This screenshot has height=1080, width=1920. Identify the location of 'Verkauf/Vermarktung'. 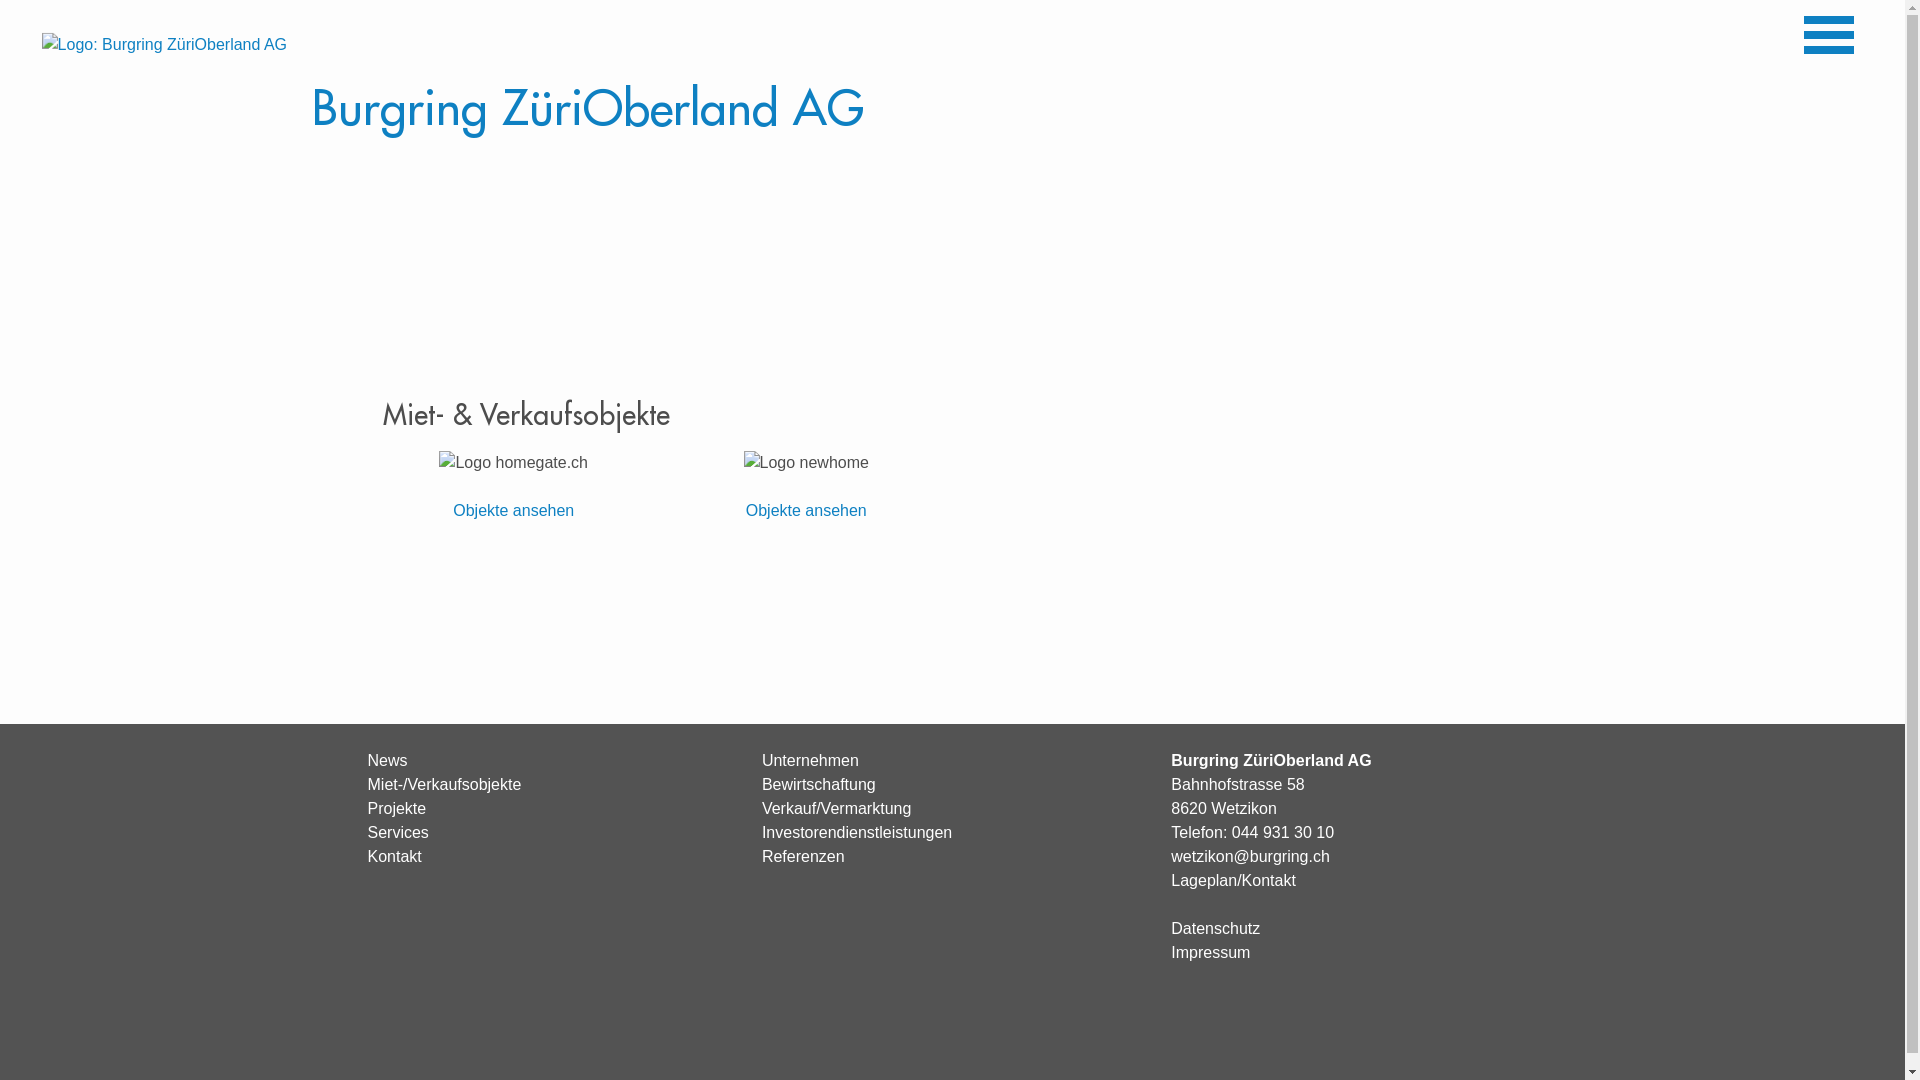
(836, 807).